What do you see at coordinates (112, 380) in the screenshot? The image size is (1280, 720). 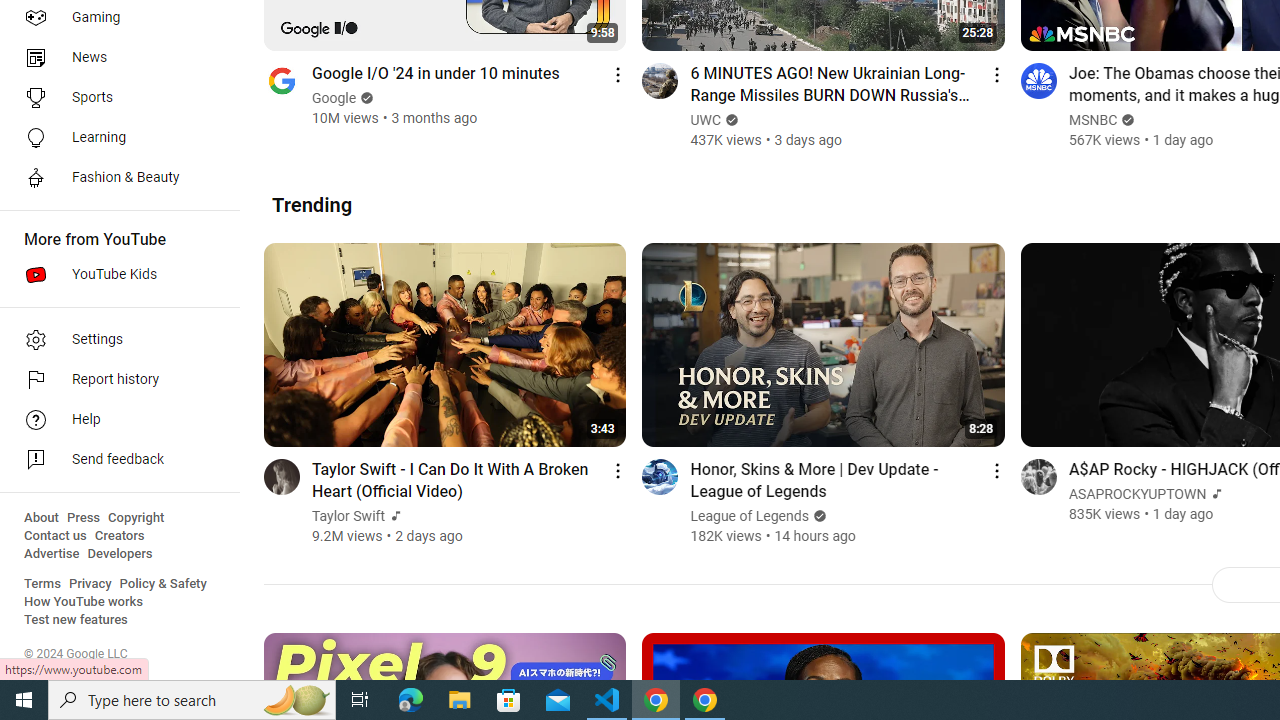 I see `'Report history'` at bounding box center [112, 380].